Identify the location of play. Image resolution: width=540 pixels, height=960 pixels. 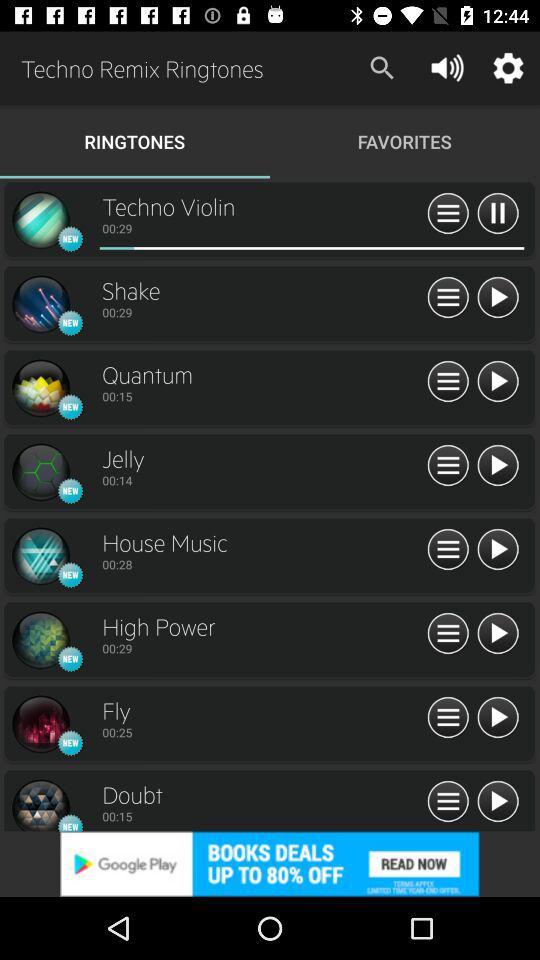
(496, 297).